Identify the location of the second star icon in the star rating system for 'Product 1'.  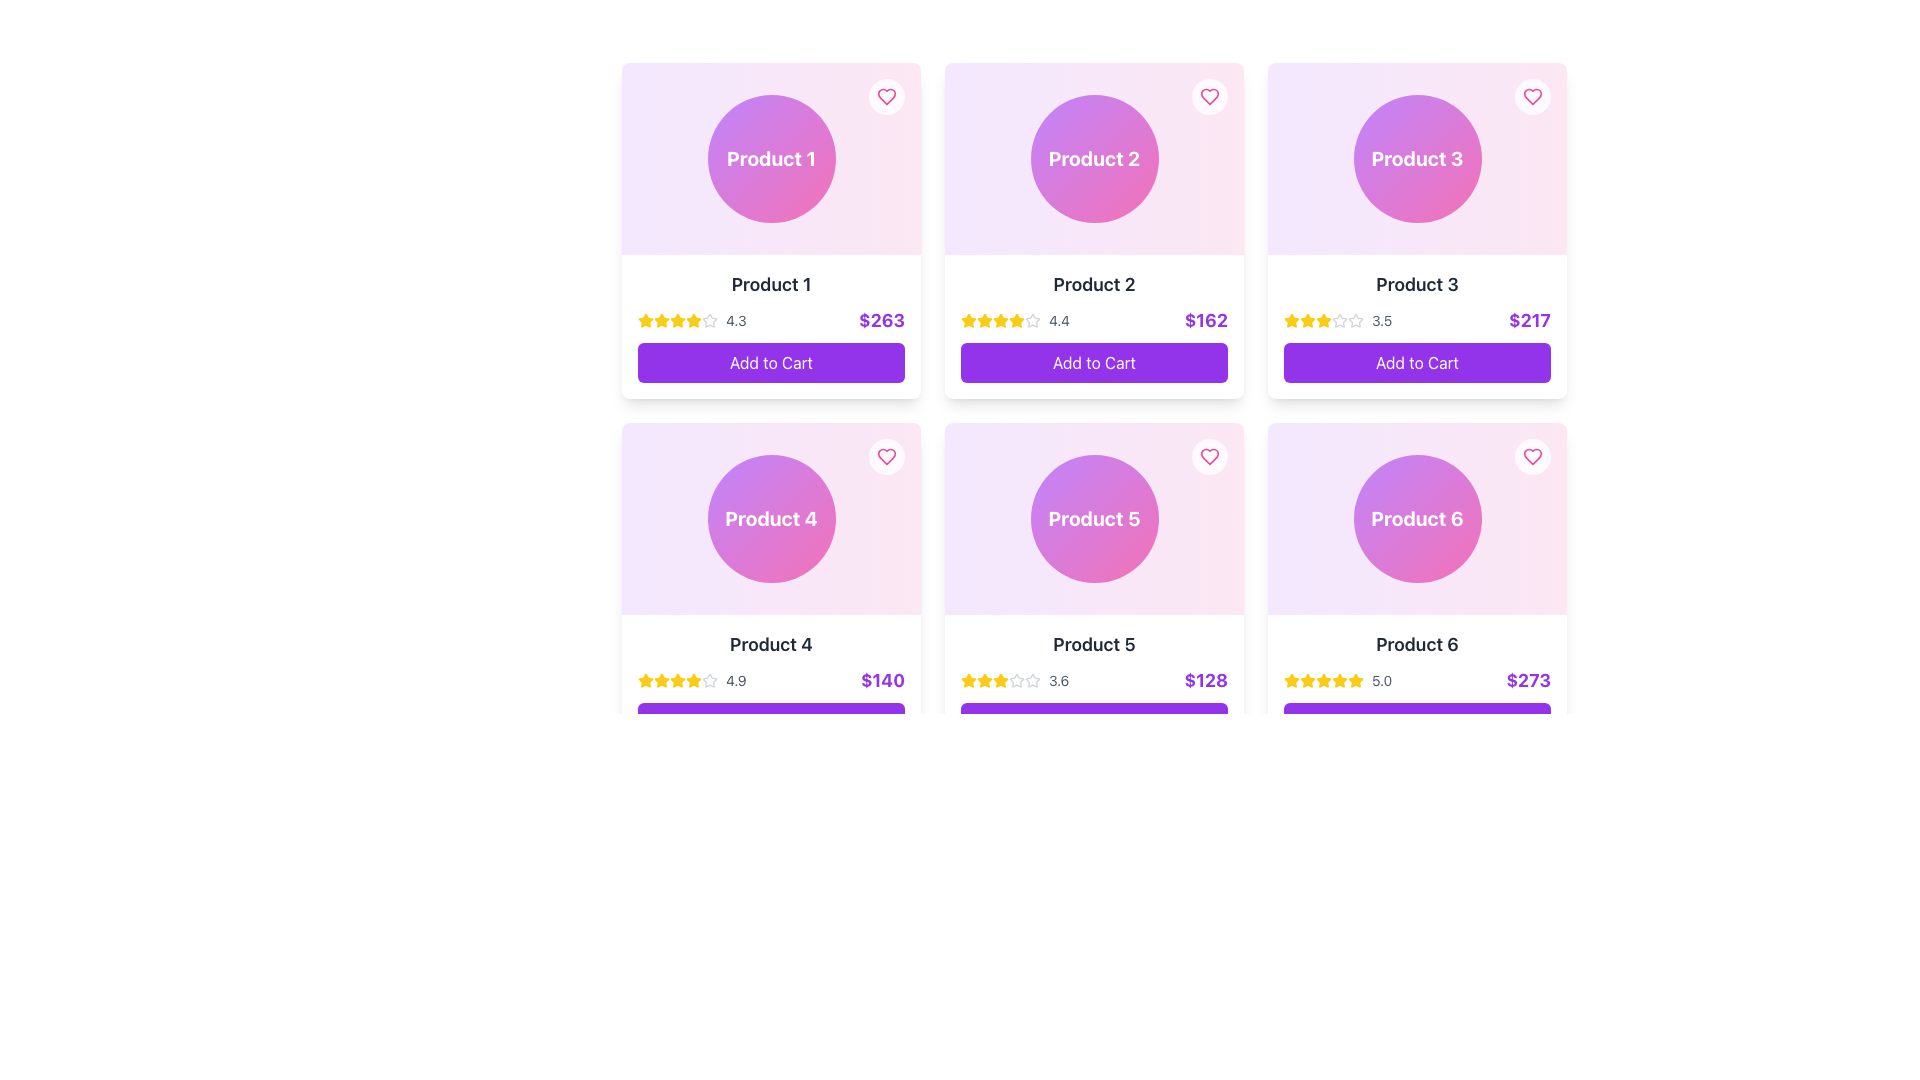
(662, 319).